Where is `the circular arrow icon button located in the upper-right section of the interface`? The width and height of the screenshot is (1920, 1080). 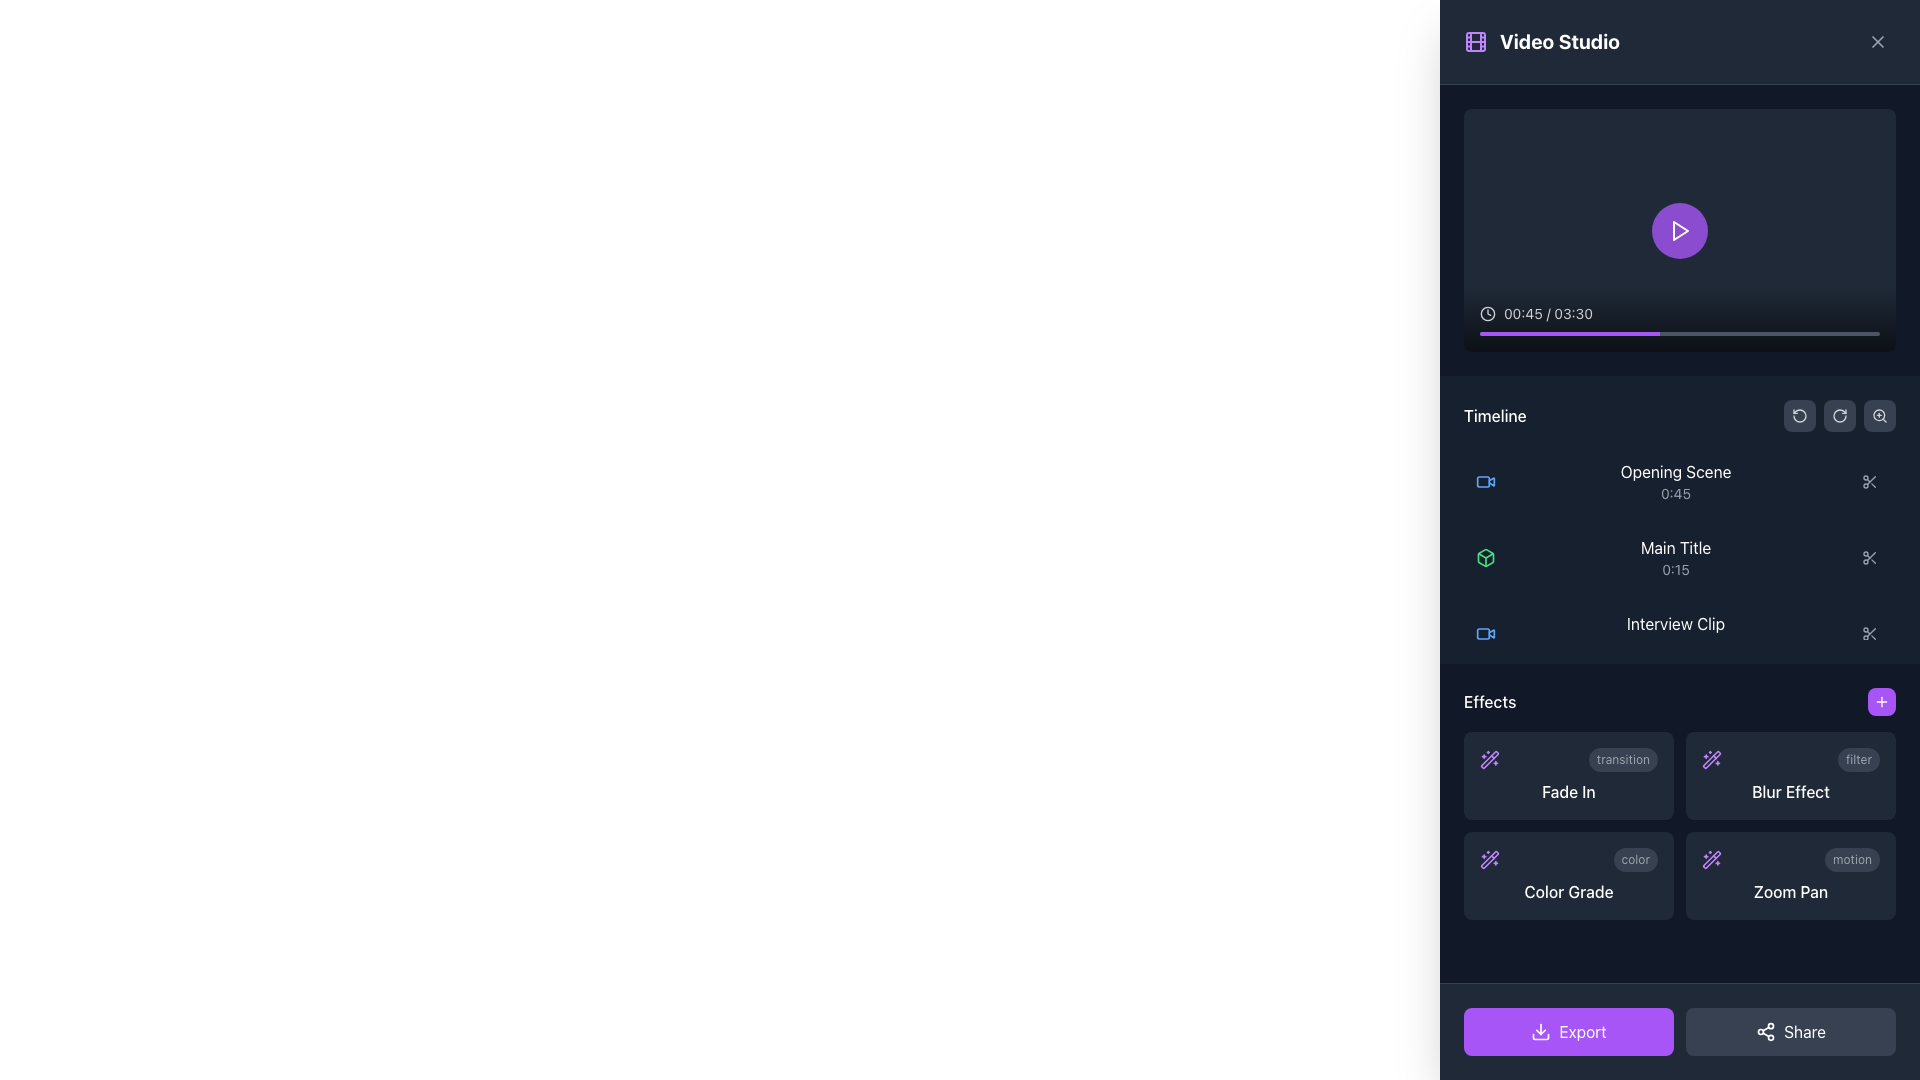
the circular arrow icon button located in the upper-right section of the interface is located at coordinates (1839, 415).